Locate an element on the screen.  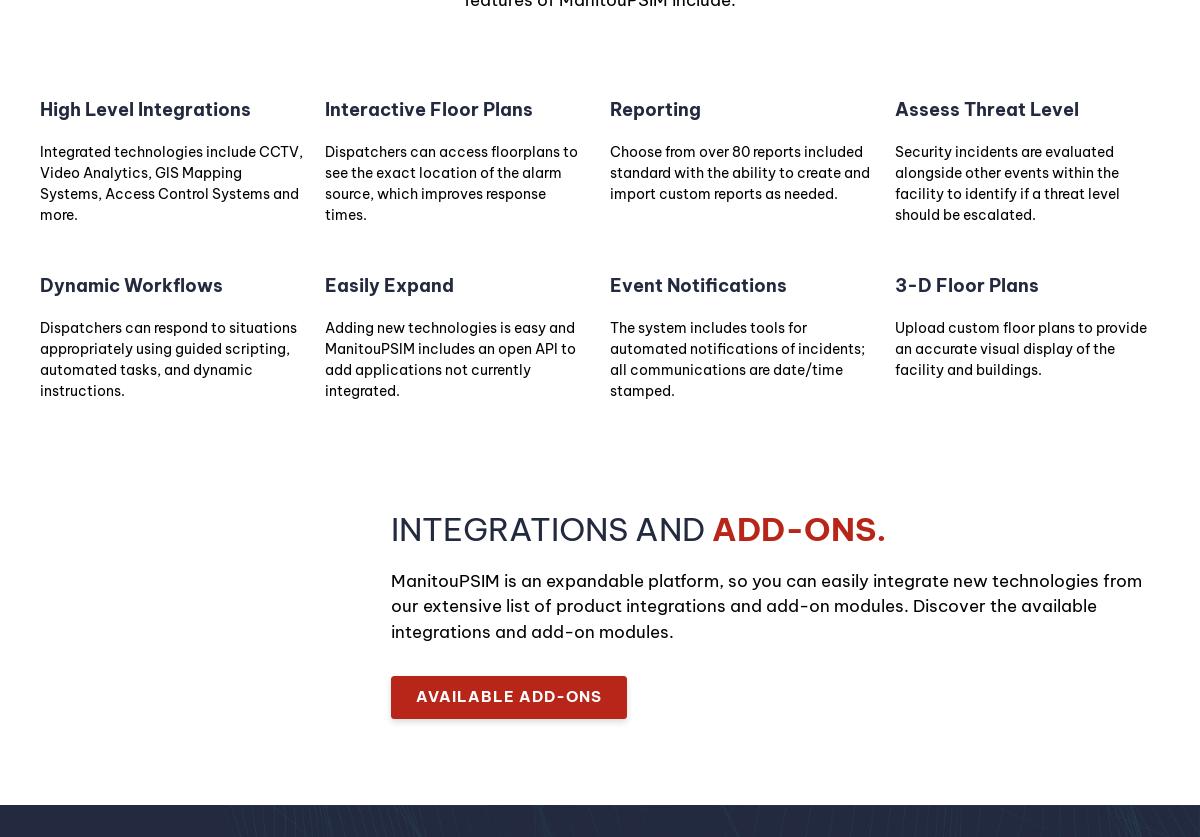
'Security incidents are evaluated alongside other events within the facility to identify if a threat level should be escalated.' is located at coordinates (893, 182).